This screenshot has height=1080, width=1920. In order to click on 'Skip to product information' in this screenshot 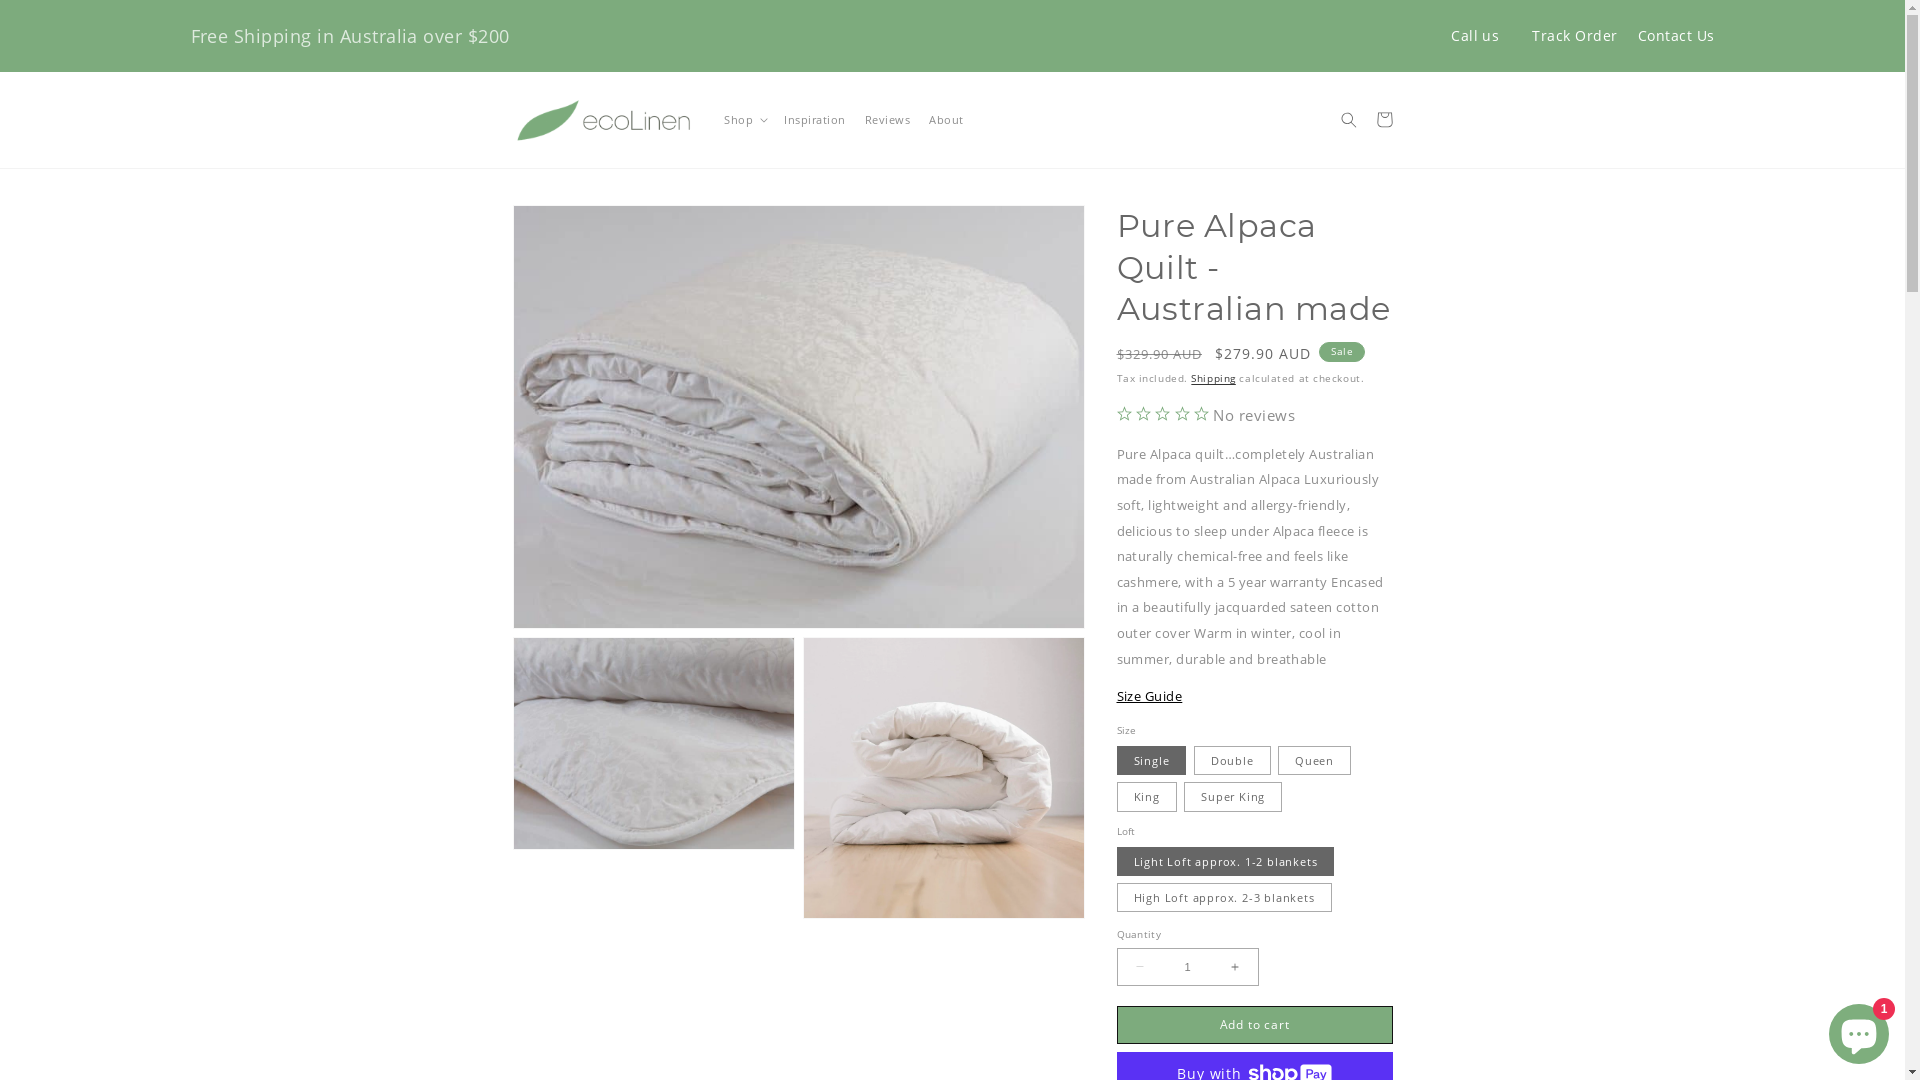, I will do `click(560, 223)`.